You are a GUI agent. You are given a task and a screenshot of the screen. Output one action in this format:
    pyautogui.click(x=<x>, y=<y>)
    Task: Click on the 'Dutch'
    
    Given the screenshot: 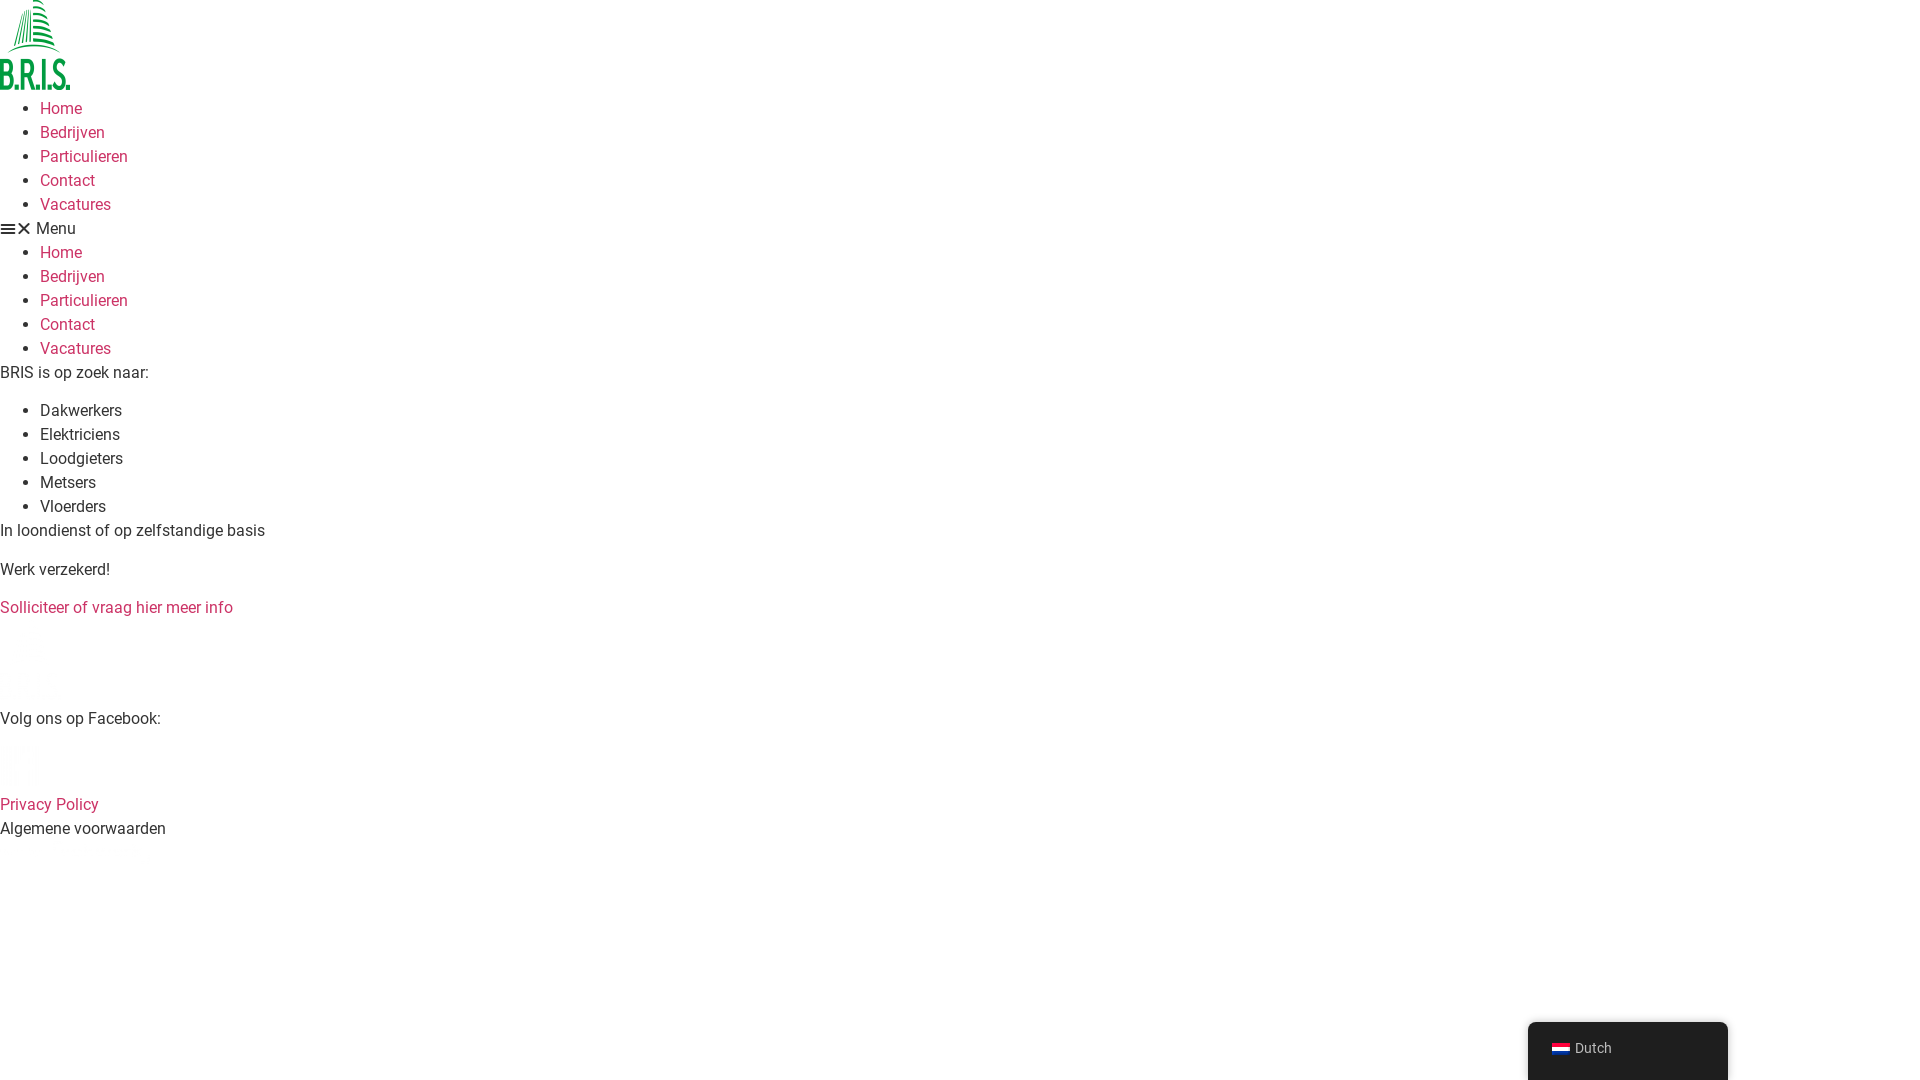 What is the action you would take?
    pyautogui.click(x=1627, y=1048)
    